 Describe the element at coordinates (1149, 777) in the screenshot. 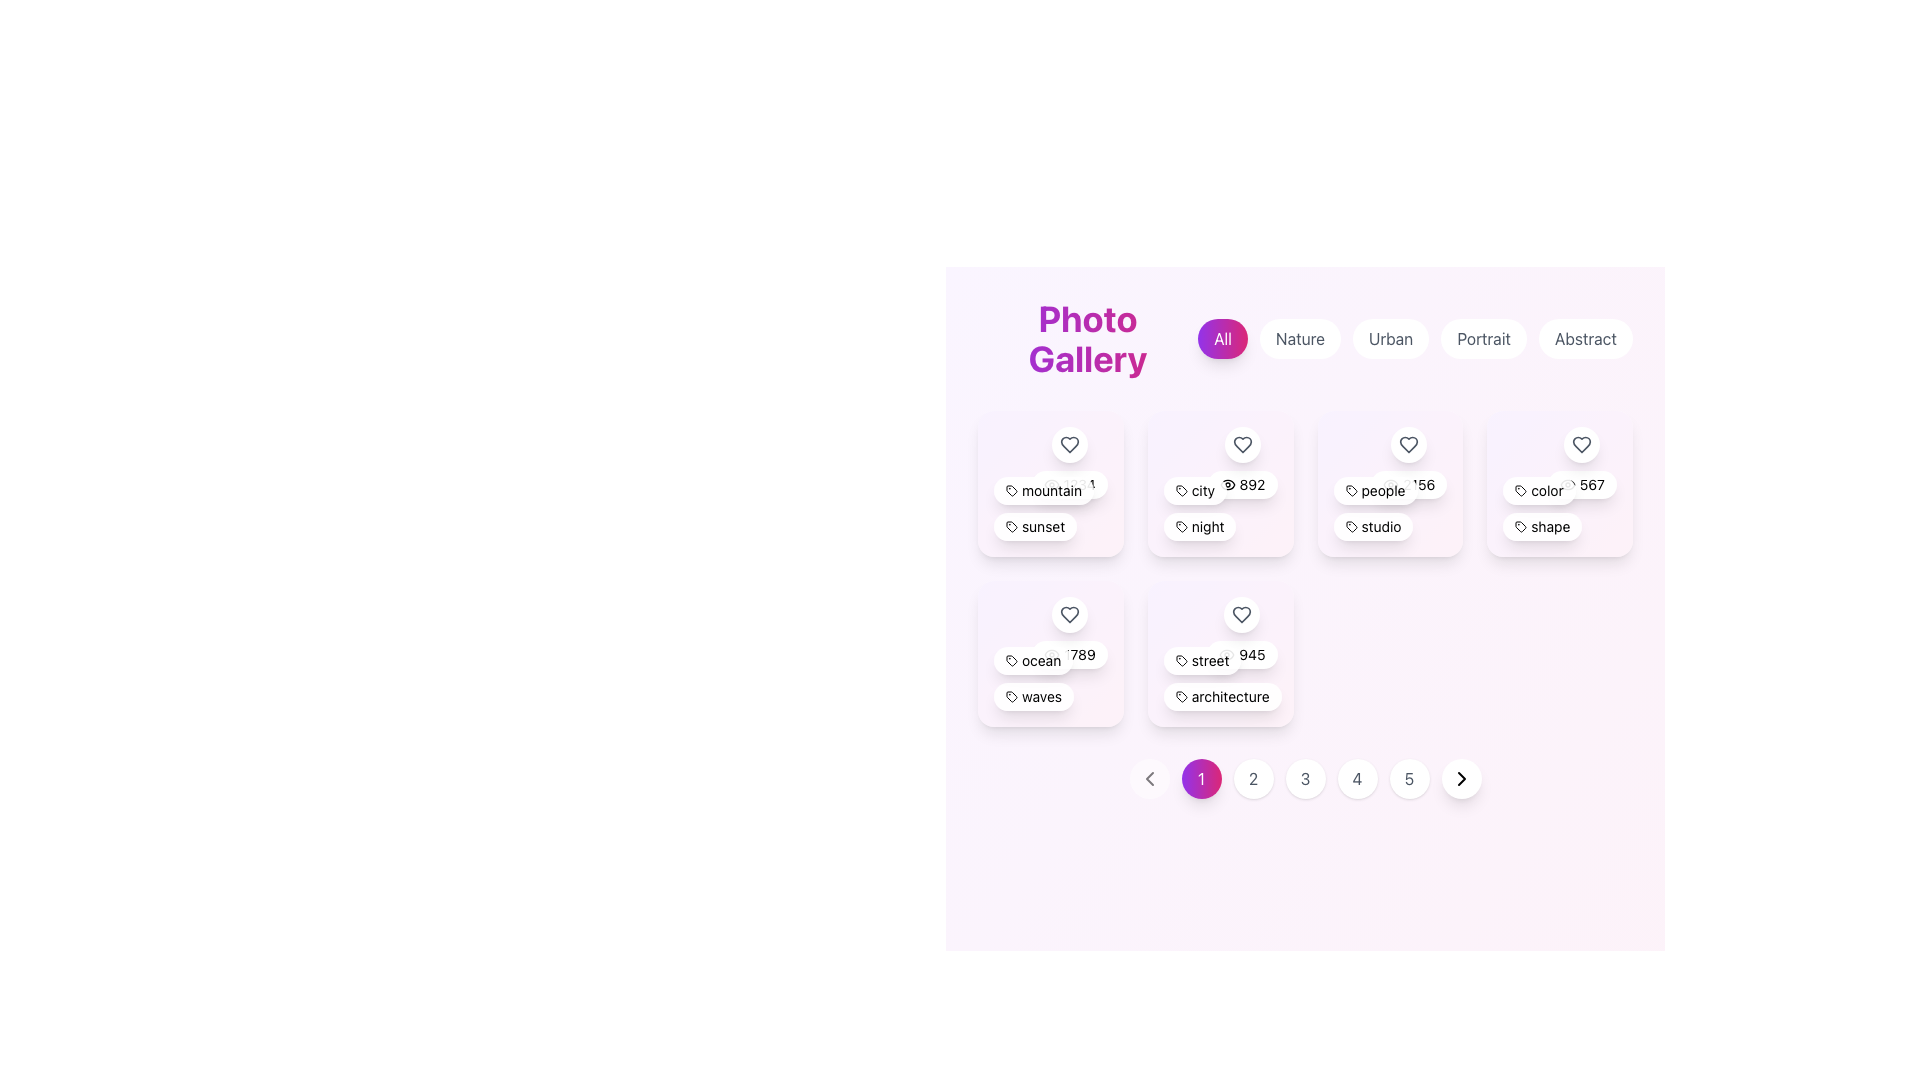

I see `the leftward arrow icon embedded in the circular button` at that location.